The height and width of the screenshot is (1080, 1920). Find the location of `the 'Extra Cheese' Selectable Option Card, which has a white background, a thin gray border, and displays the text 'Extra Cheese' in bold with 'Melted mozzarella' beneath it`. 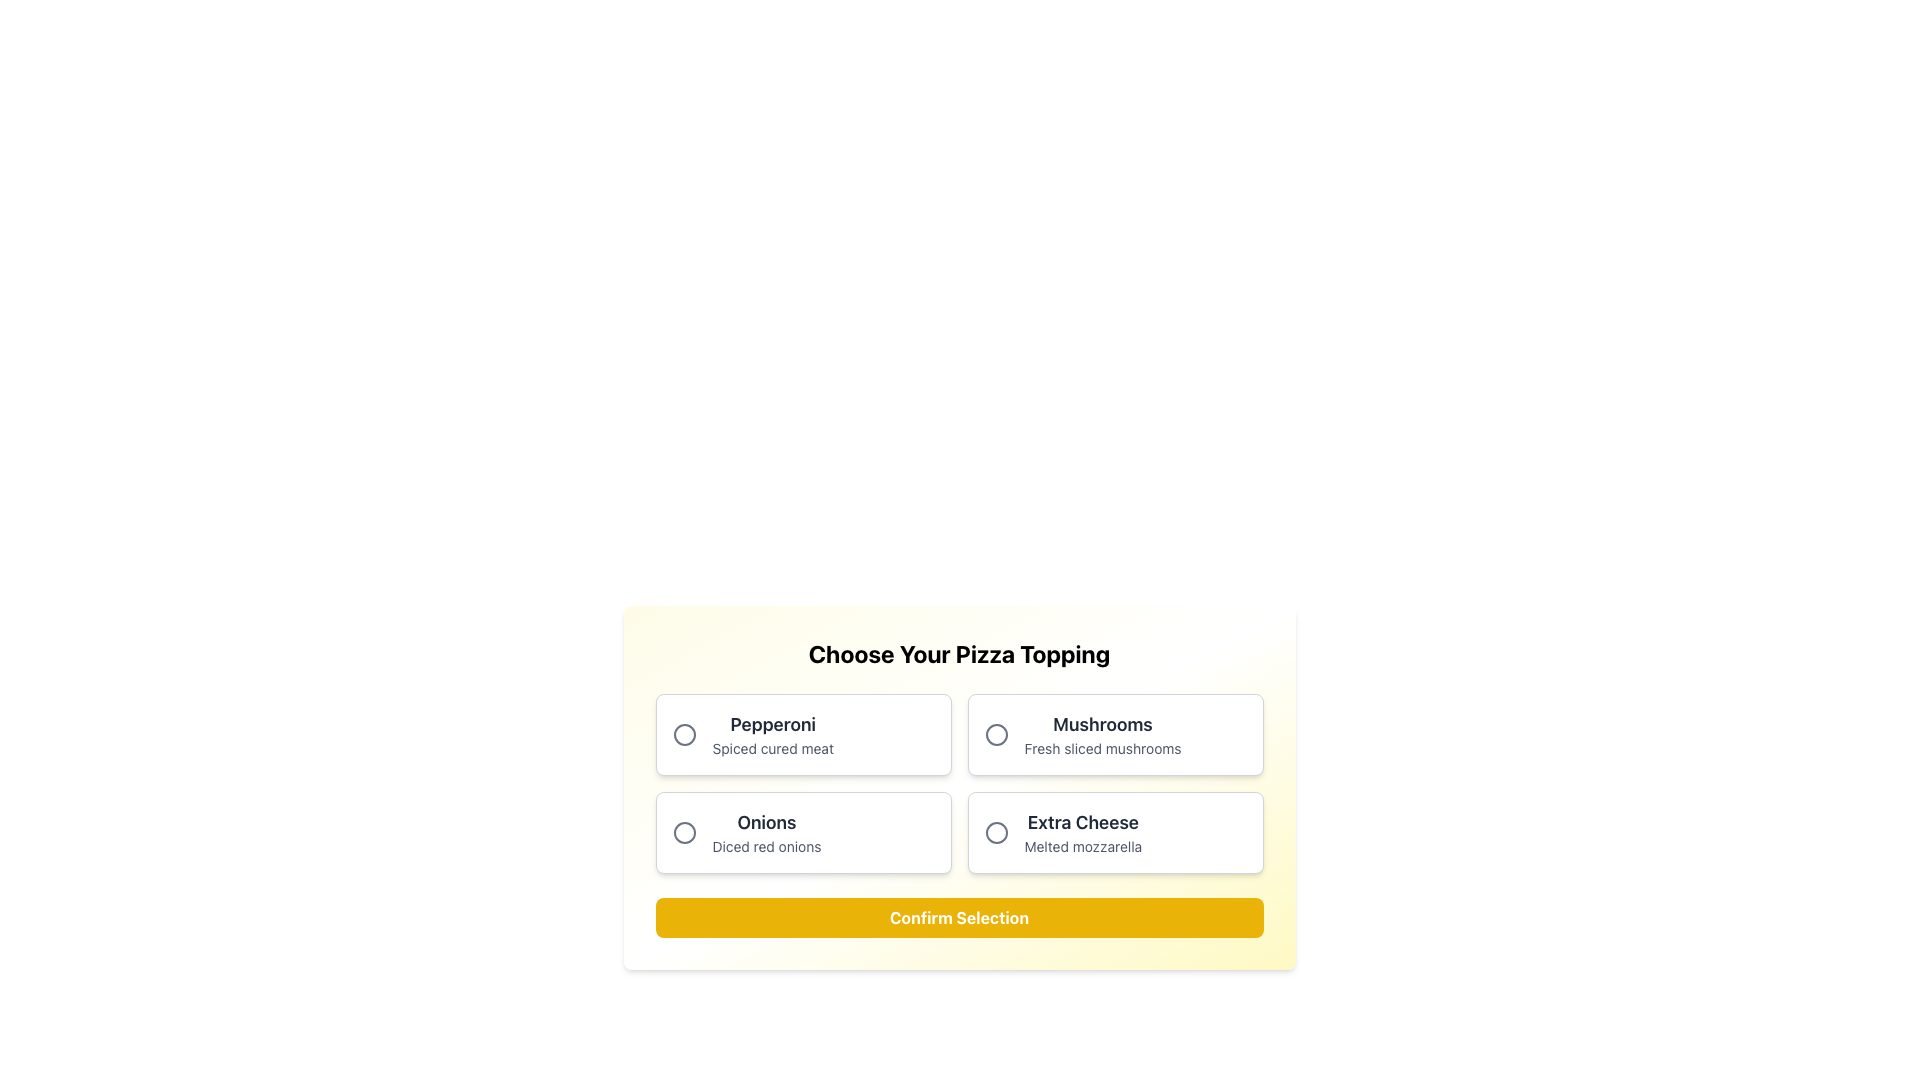

the 'Extra Cheese' Selectable Option Card, which has a white background, a thin gray border, and displays the text 'Extra Cheese' in bold with 'Melted mozzarella' beneath it is located at coordinates (1114, 833).